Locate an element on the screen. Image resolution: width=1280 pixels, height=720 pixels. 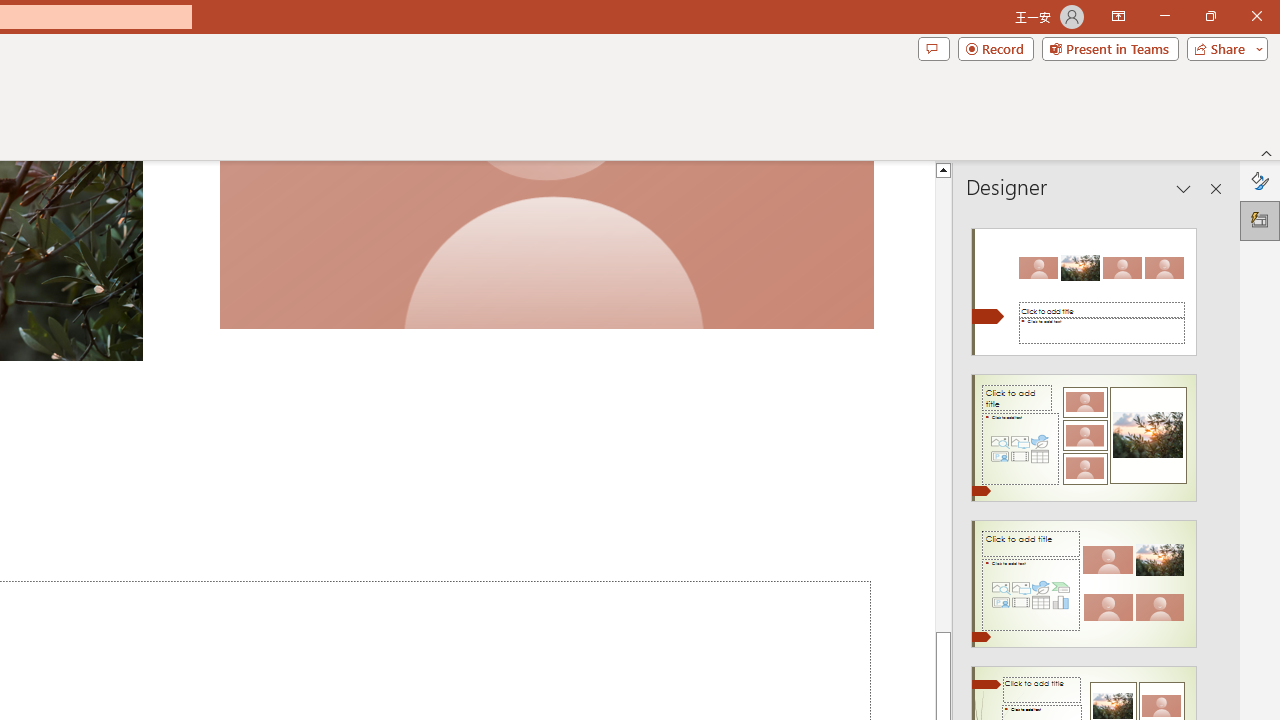
'Camera 7, No camera detected.' is located at coordinates (546, 244).